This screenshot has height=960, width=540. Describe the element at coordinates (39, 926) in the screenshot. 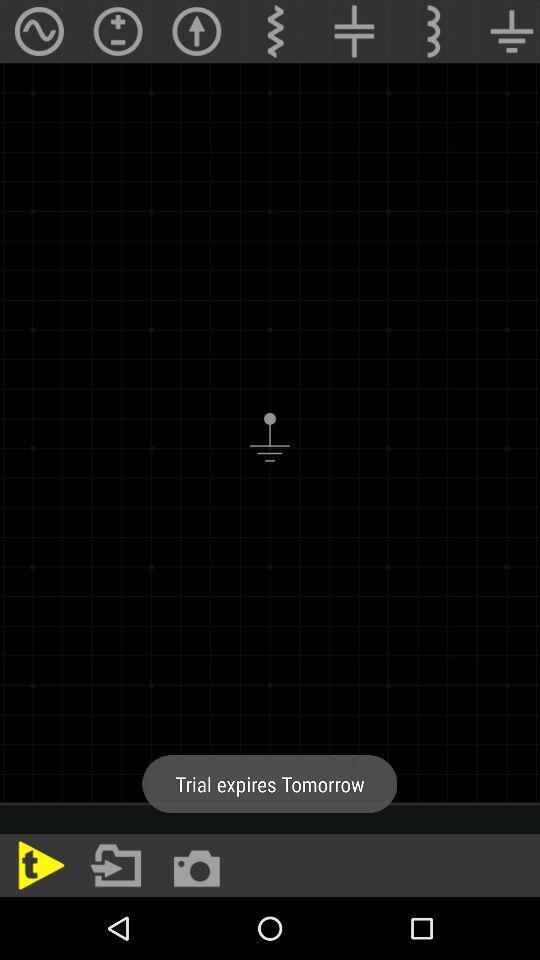

I see `the play icon` at that location.